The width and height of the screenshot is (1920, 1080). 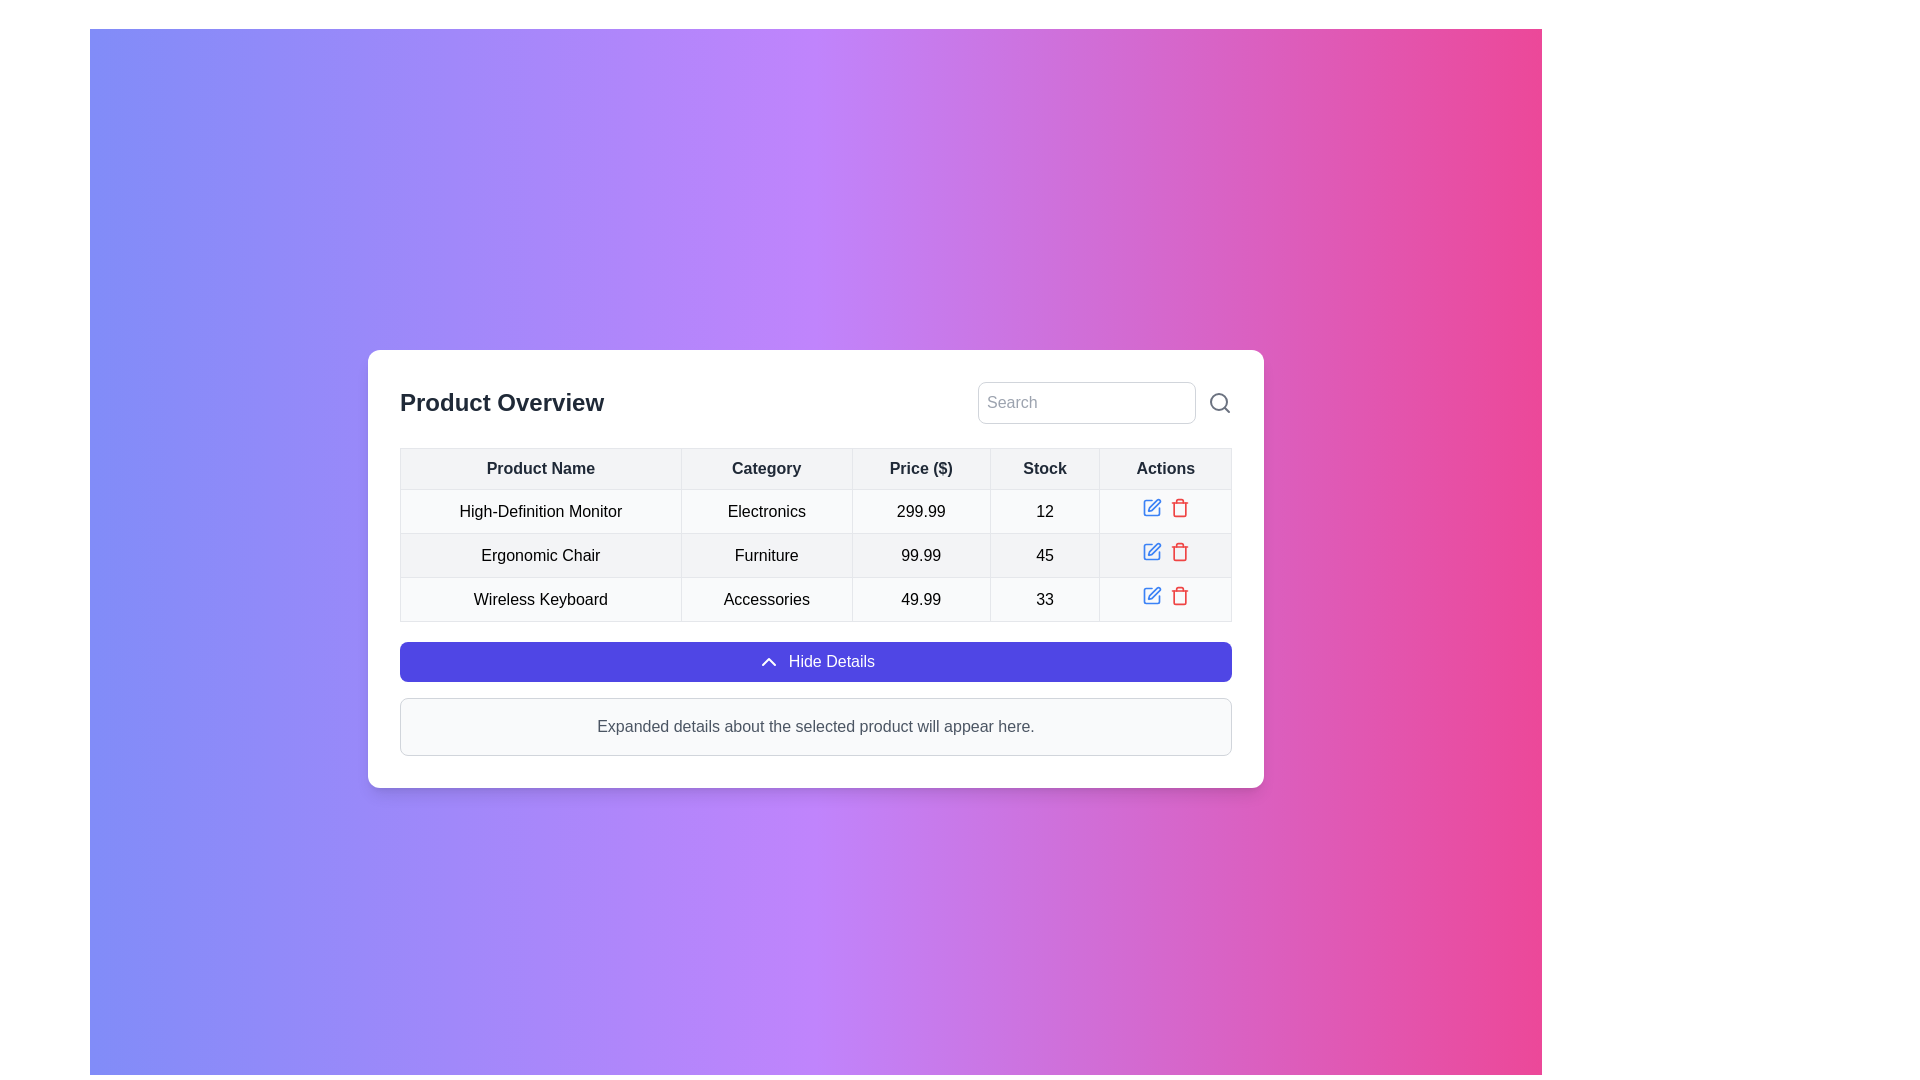 What do you see at coordinates (540, 555) in the screenshot?
I see `the text label displaying 'Ergonomic Chair' located in the second row of the table under the 'Product Name' column` at bounding box center [540, 555].